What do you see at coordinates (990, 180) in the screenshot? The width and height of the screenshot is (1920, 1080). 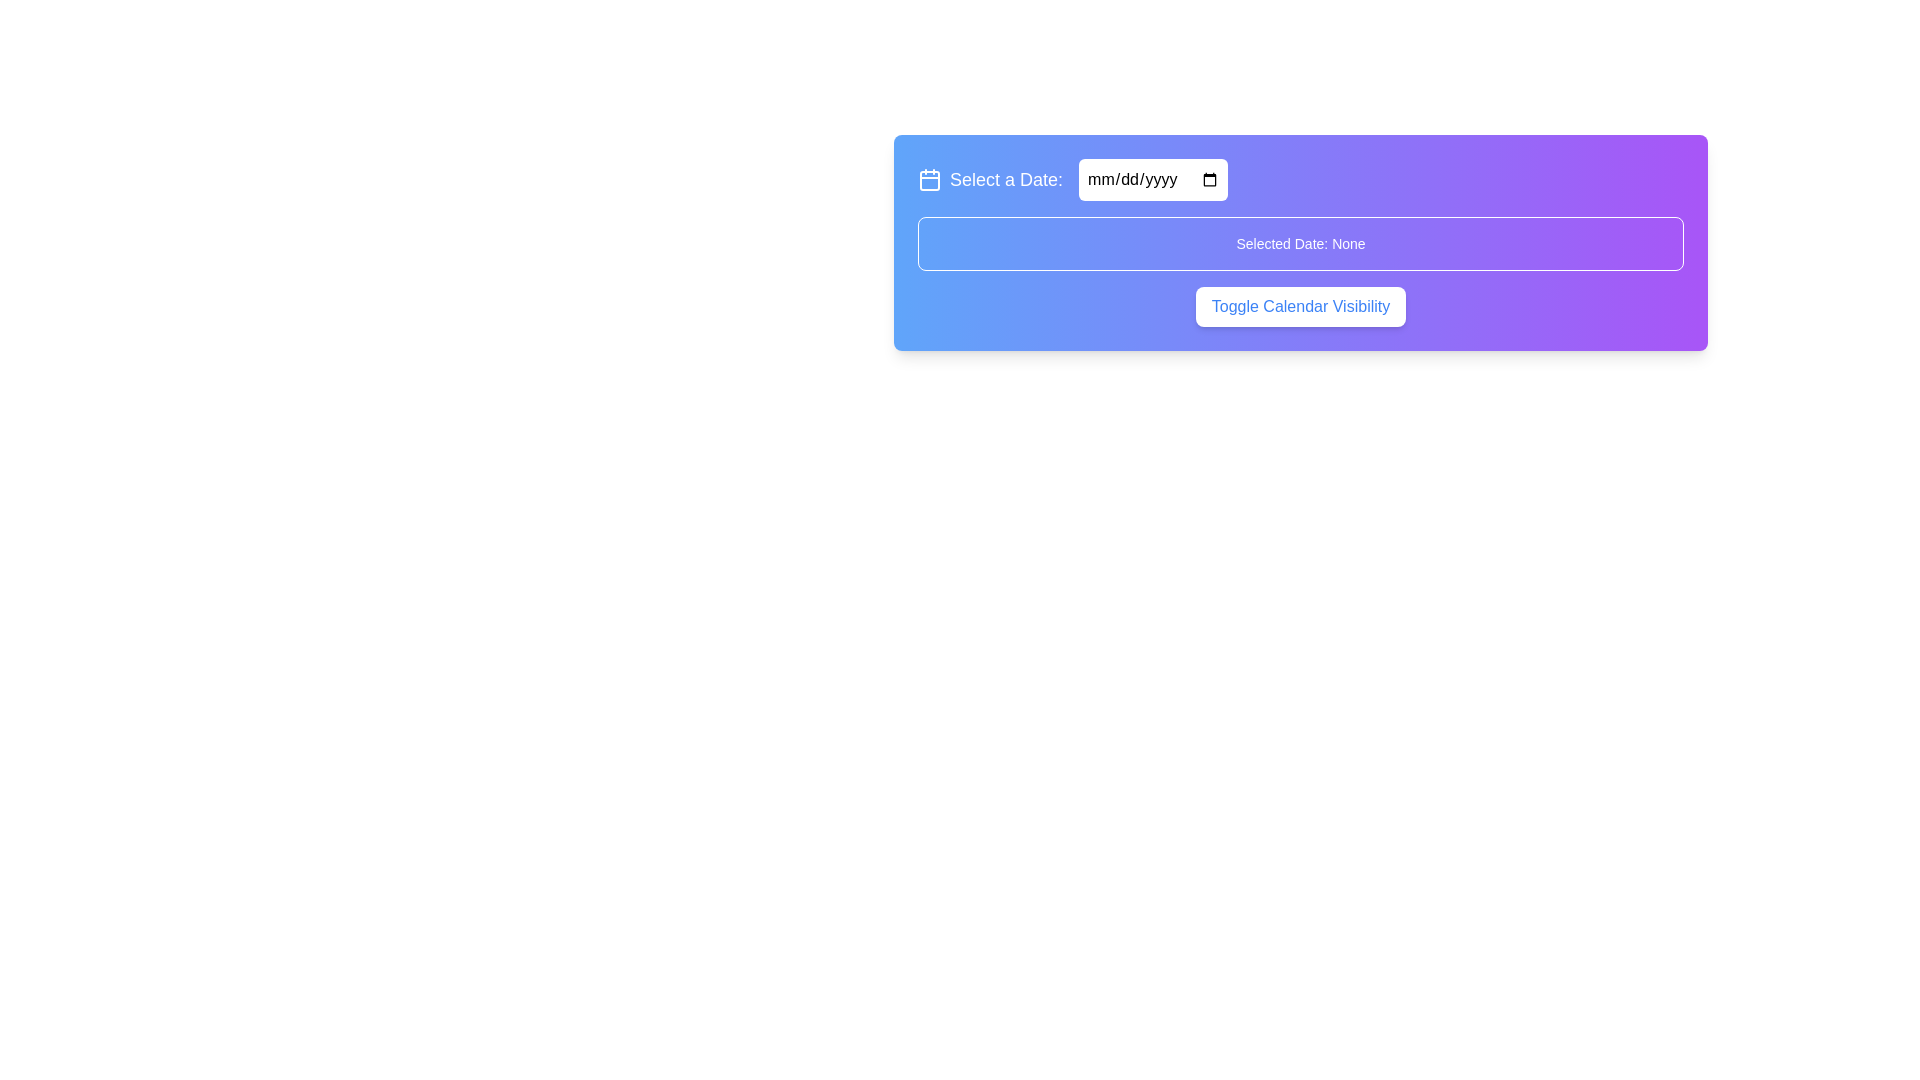 I see `the text label that serves as a caption for the date picker input field, located to the left of the date input area in the top row of the interface` at bounding box center [990, 180].